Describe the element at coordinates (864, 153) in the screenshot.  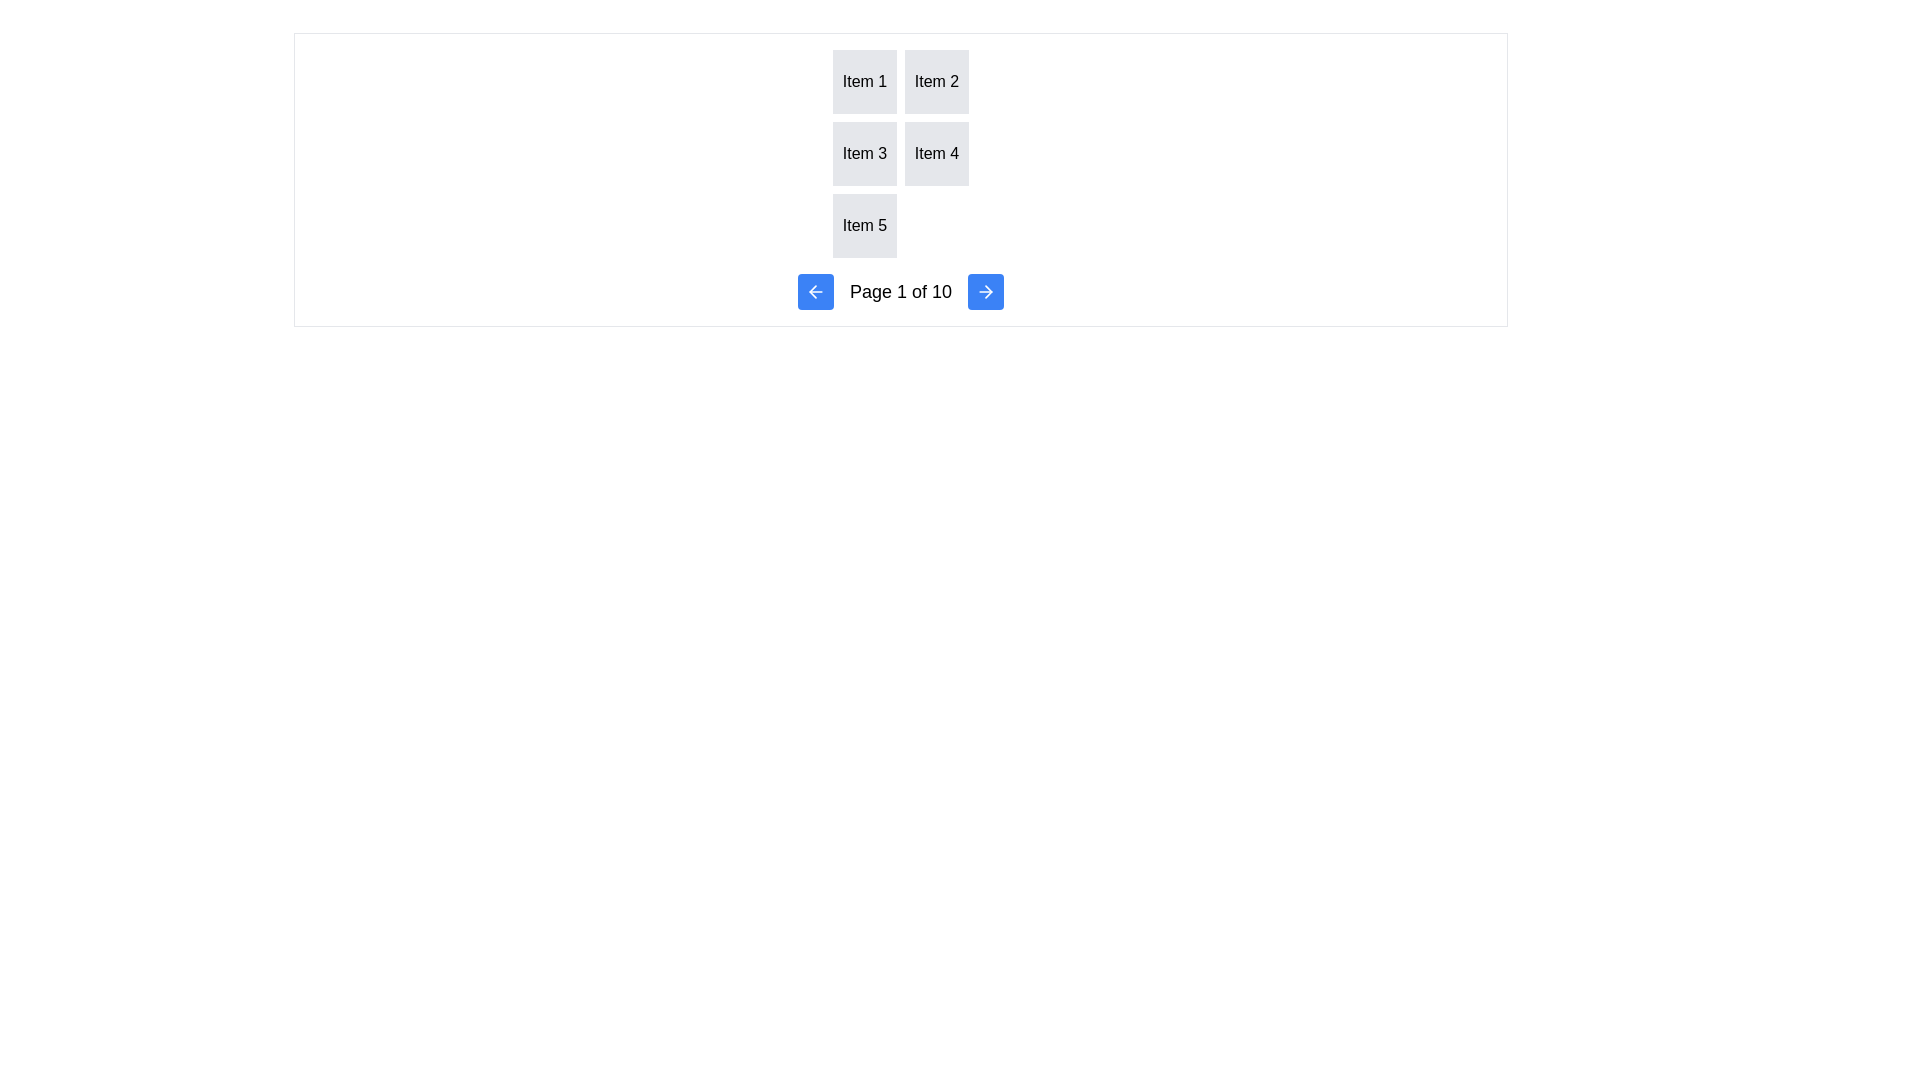
I see `the square box with a light gray background containing the centered text 'Item 3', which is the third item in a grid layout positioned in the second row, first column` at that location.